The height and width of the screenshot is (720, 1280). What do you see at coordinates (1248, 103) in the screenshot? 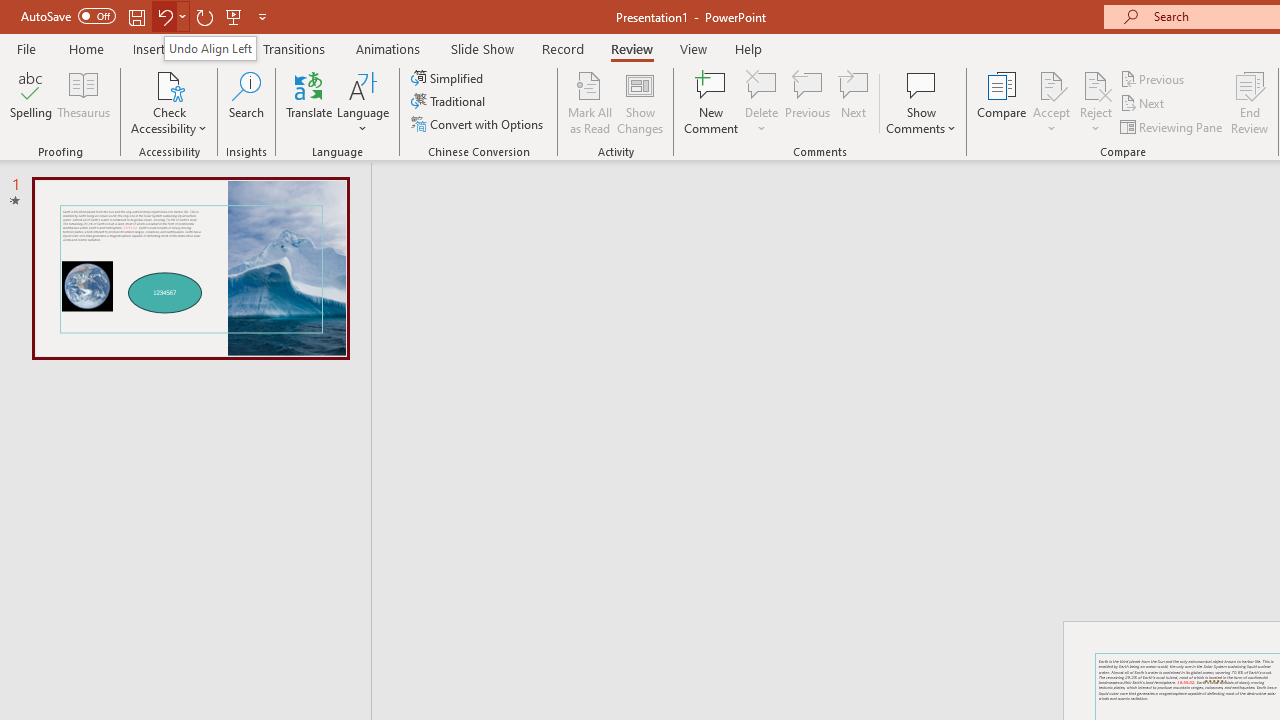
I see `'End Review'` at bounding box center [1248, 103].